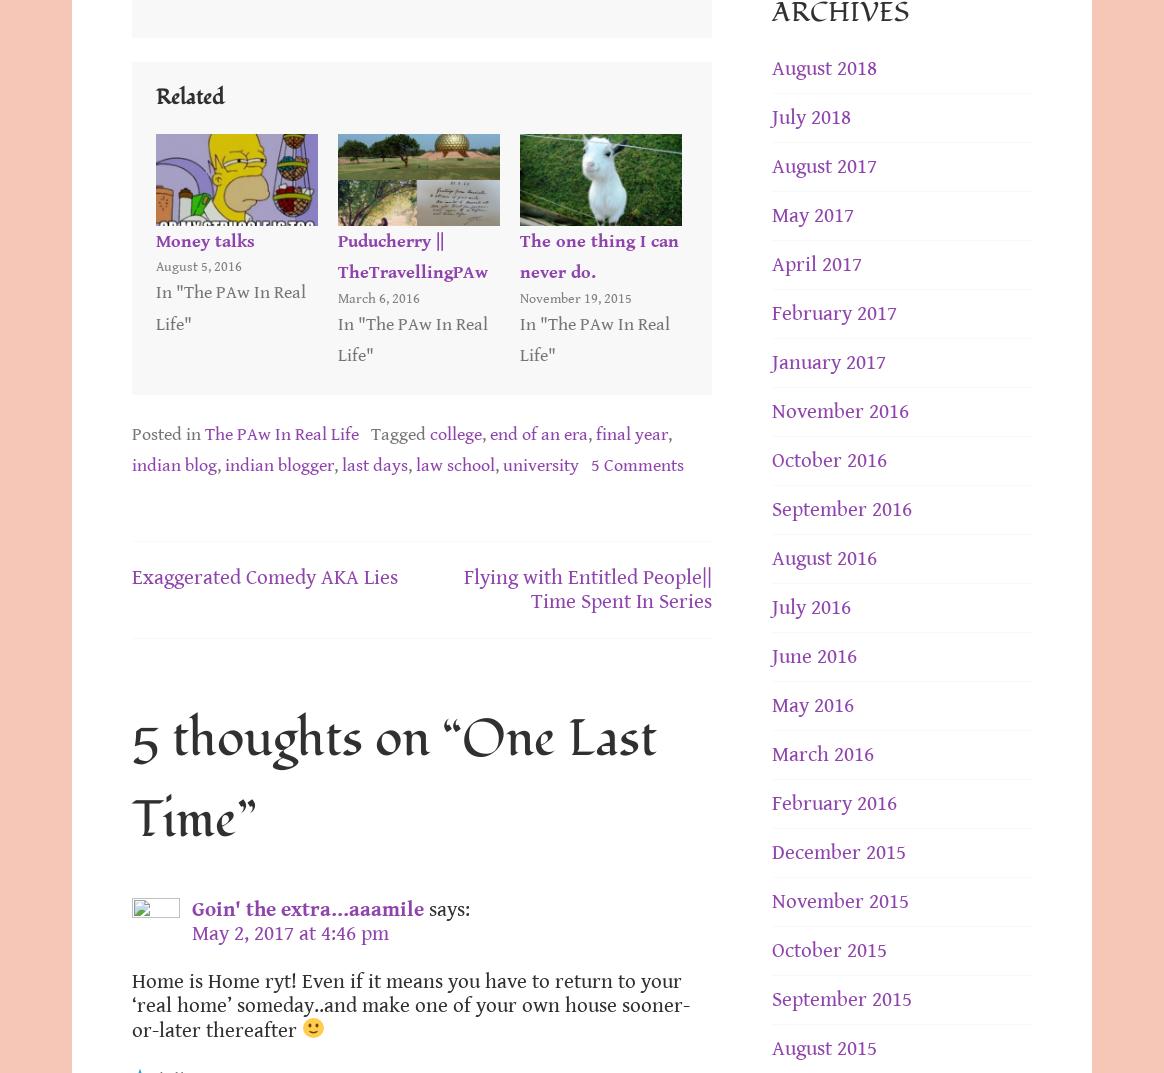 The width and height of the screenshot is (1164, 1073). Describe the element at coordinates (131, 779) in the screenshot. I see `'One Last Time'` at that location.